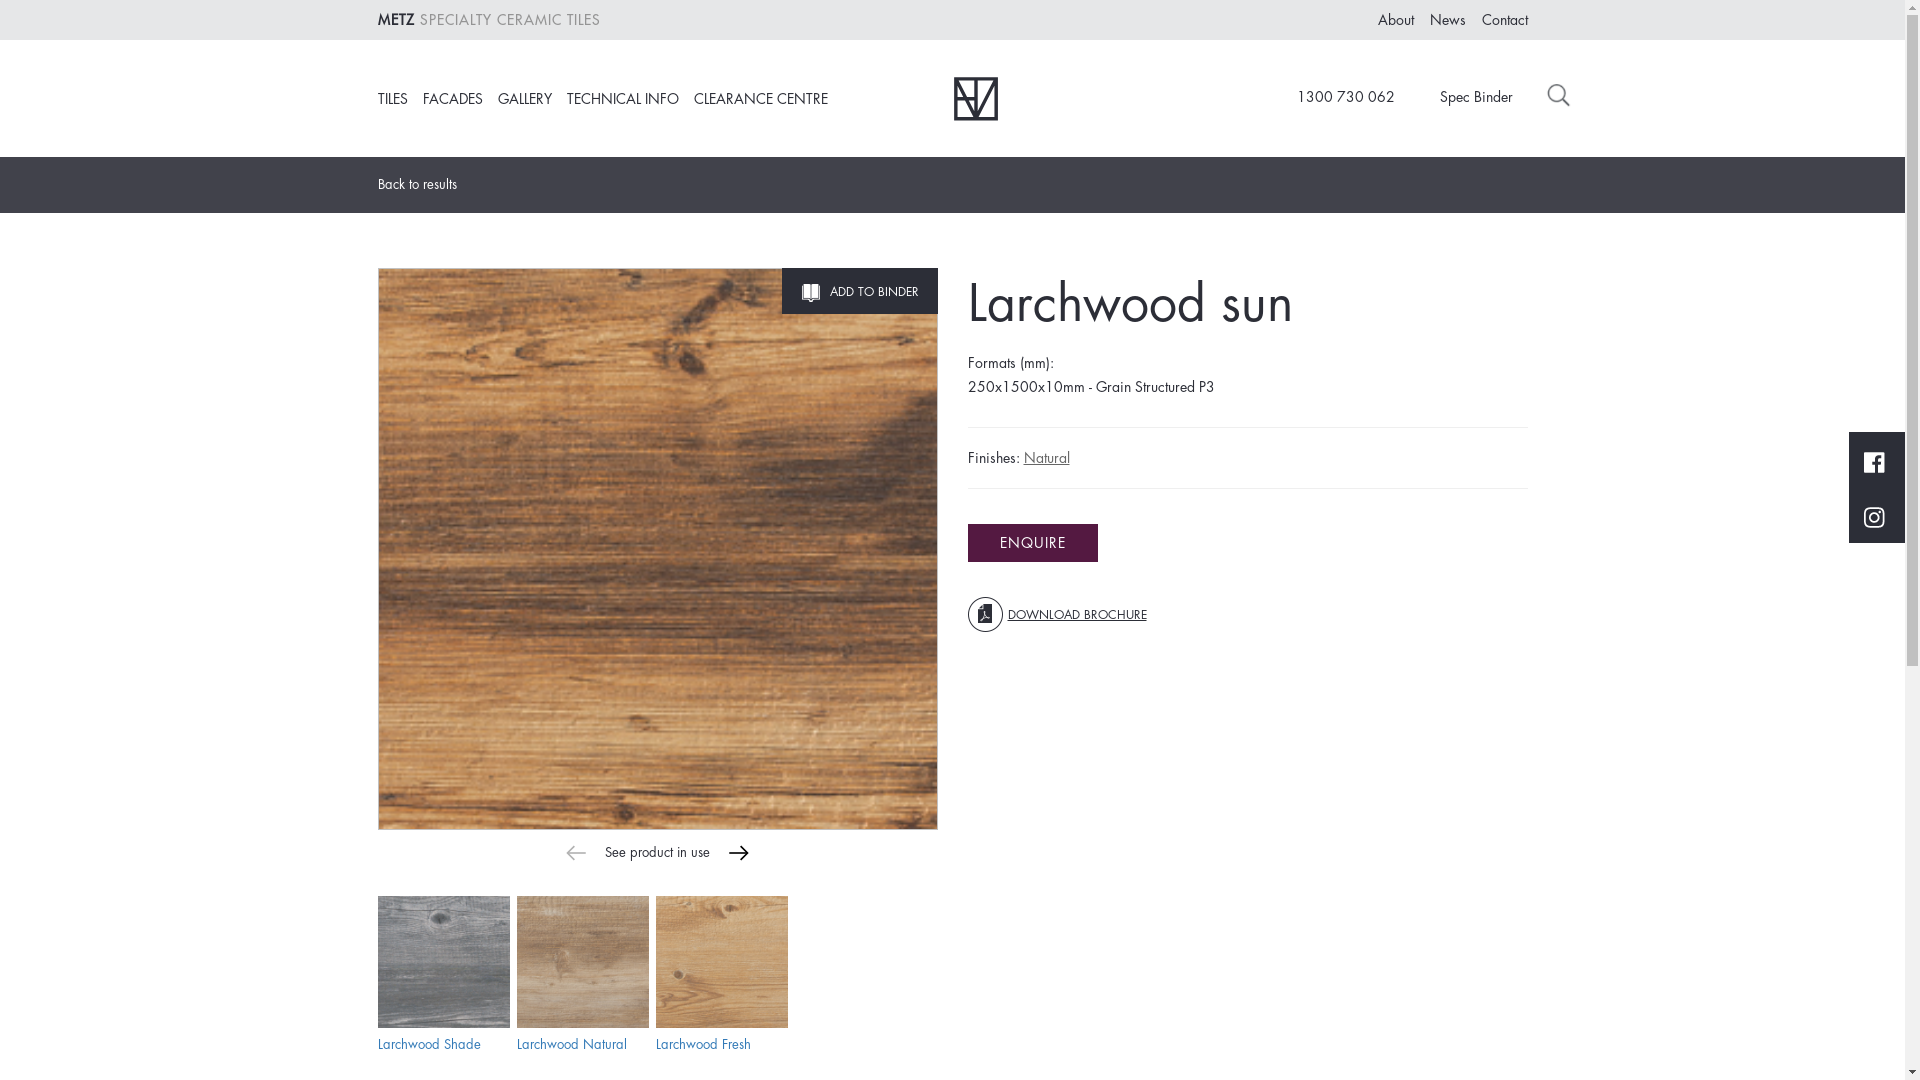 This screenshot has height=1080, width=1920. I want to click on 'TECHNICAL INFO', so click(621, 99).